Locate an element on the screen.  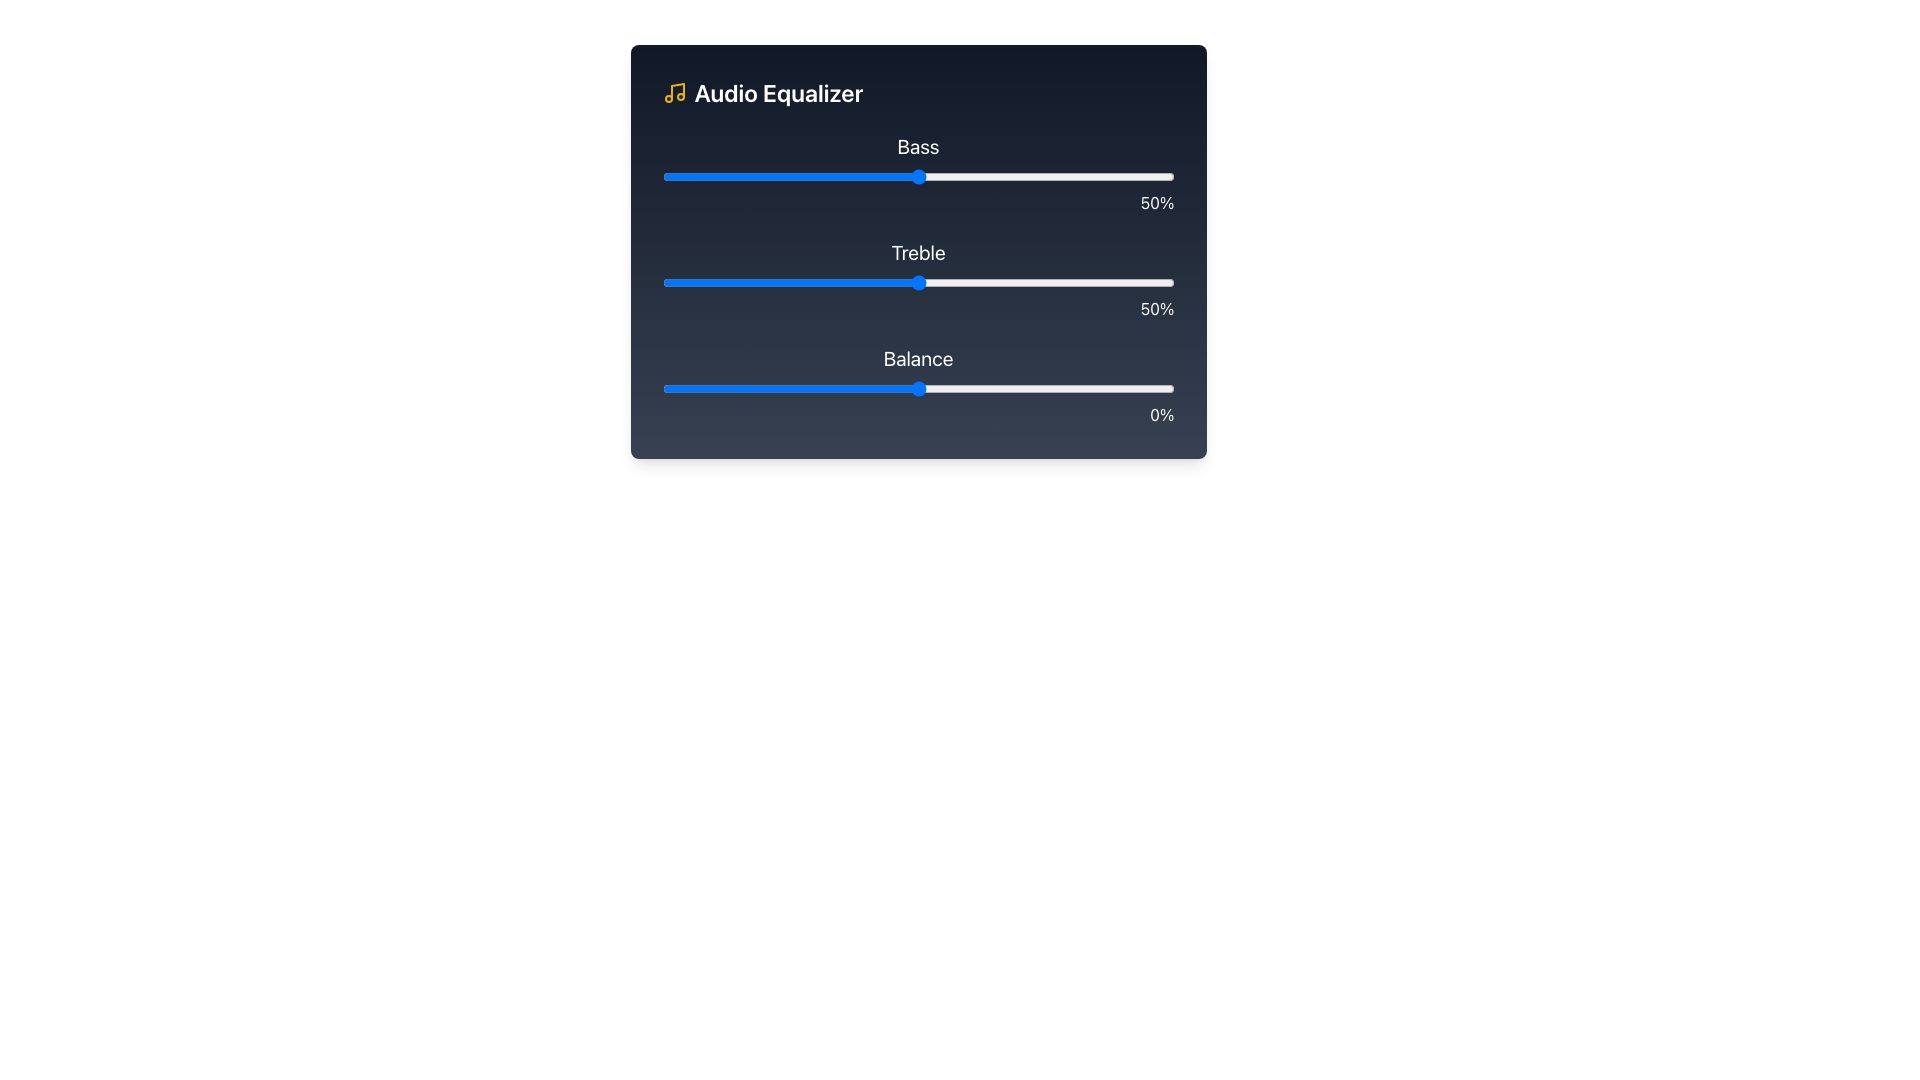
balance is located at coordinates (774, 389).